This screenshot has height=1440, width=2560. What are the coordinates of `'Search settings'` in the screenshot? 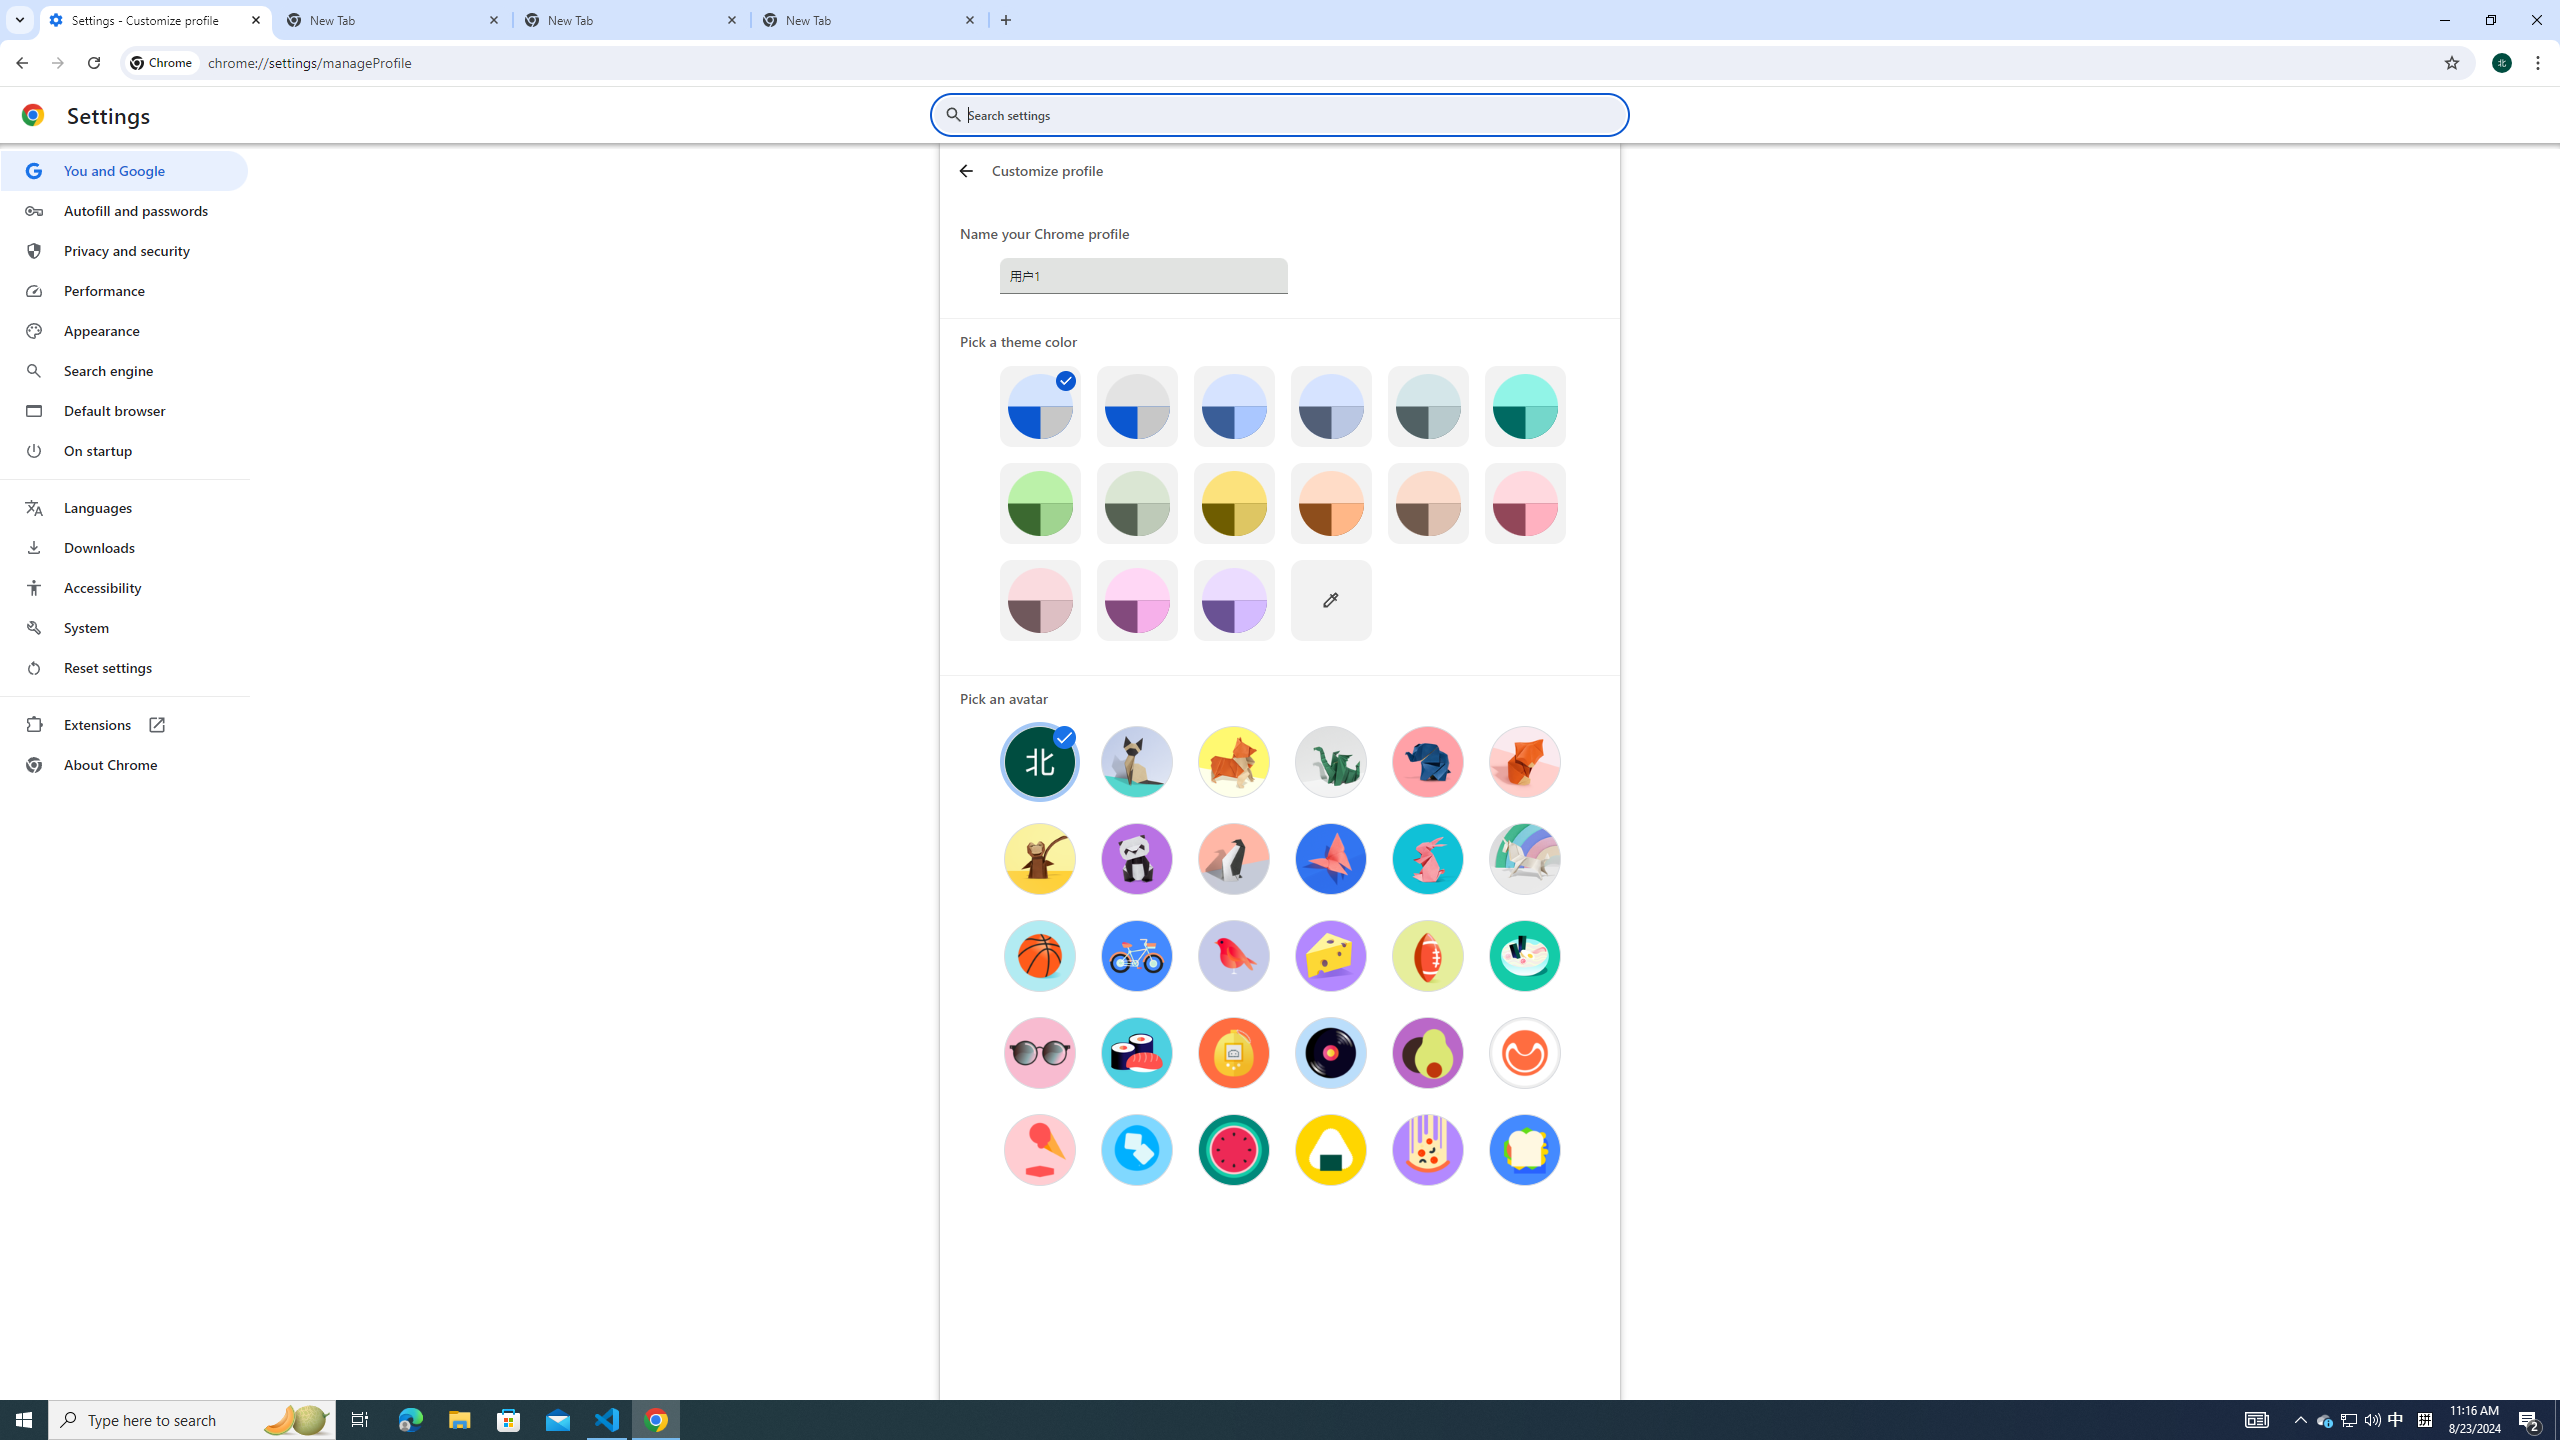 It's located at (1293, 114).